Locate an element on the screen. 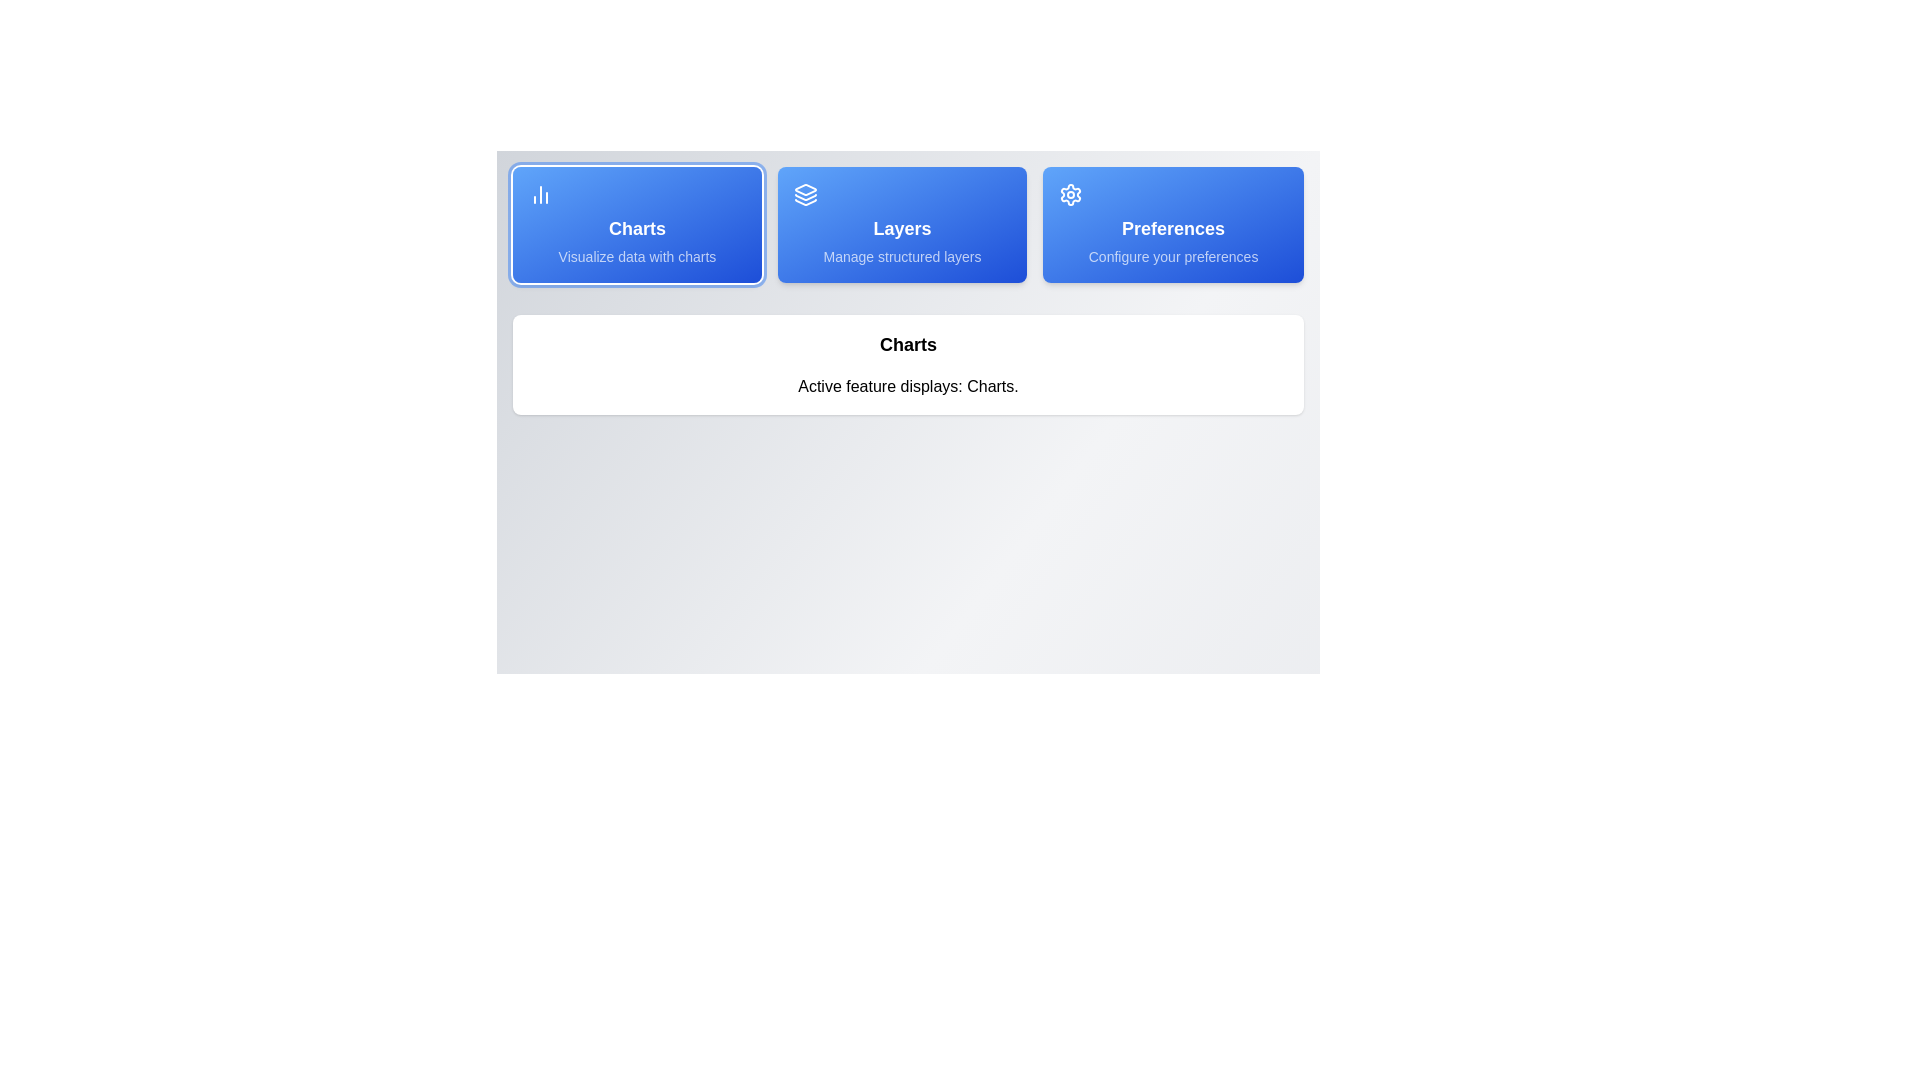  the heading text display that categorizes the section above 'Active feature displays: Charts.' is located at coordinates (907, 343).